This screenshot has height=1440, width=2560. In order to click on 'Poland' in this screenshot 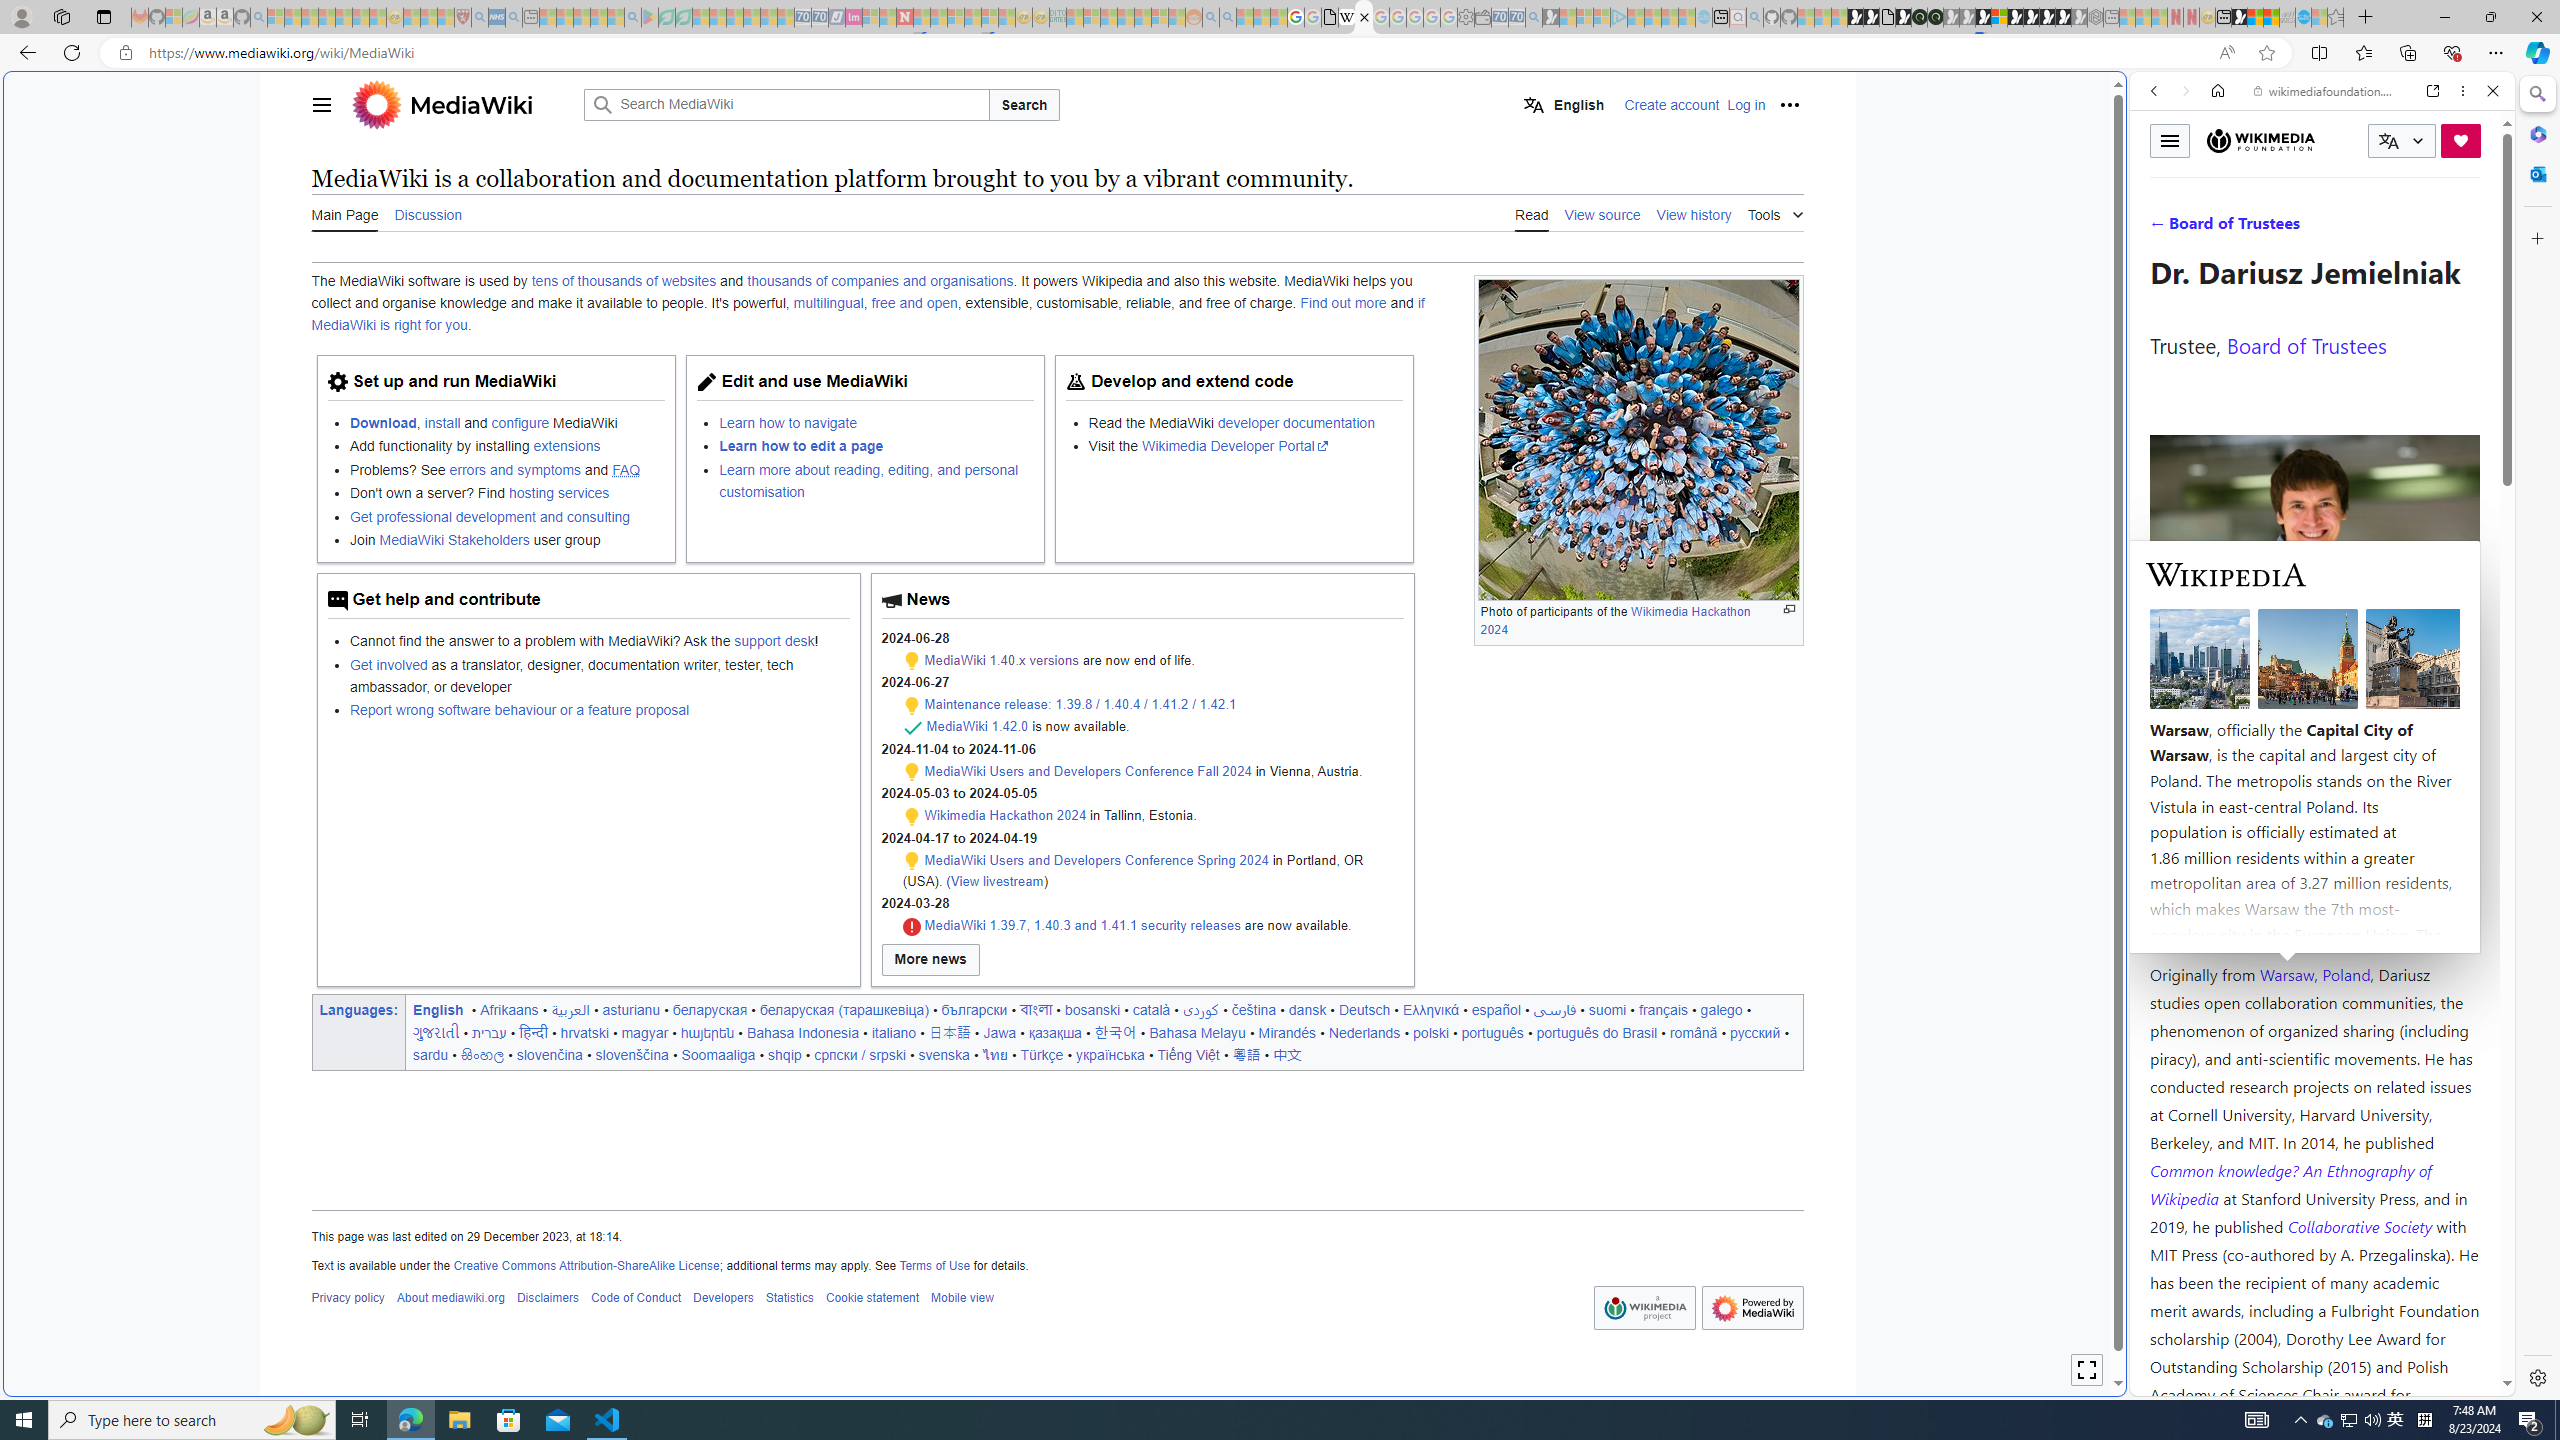, I will do `click(2347, 973)`.